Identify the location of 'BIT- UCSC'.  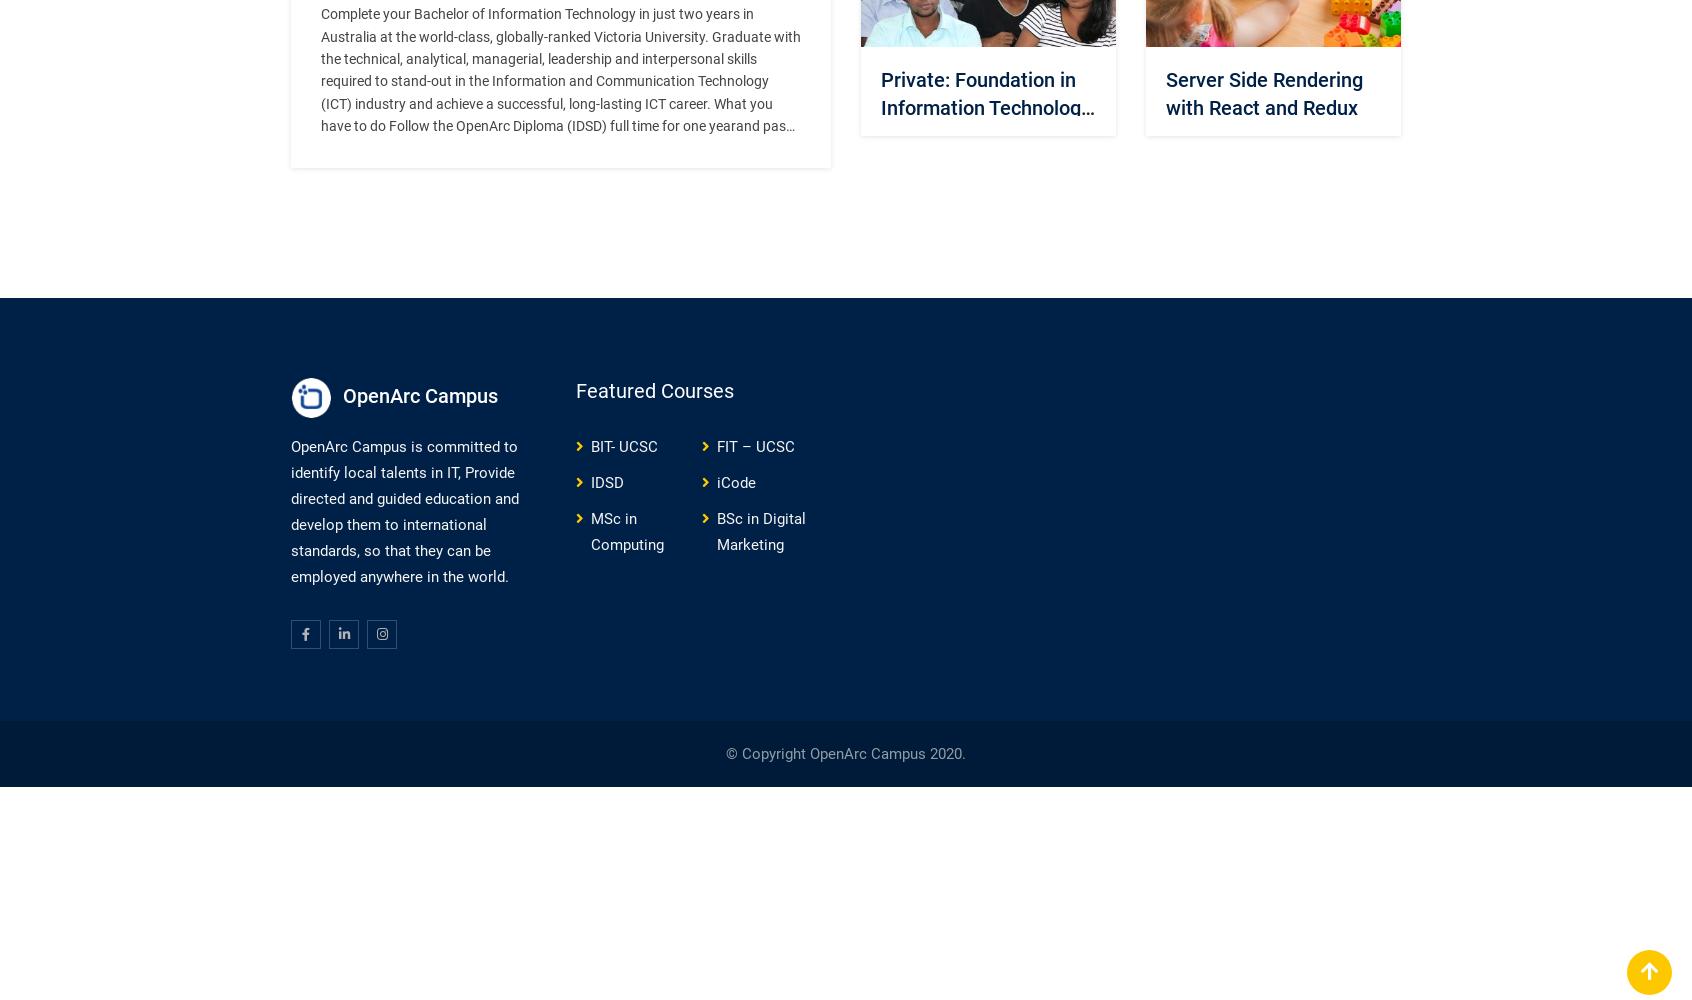
(590, 445).